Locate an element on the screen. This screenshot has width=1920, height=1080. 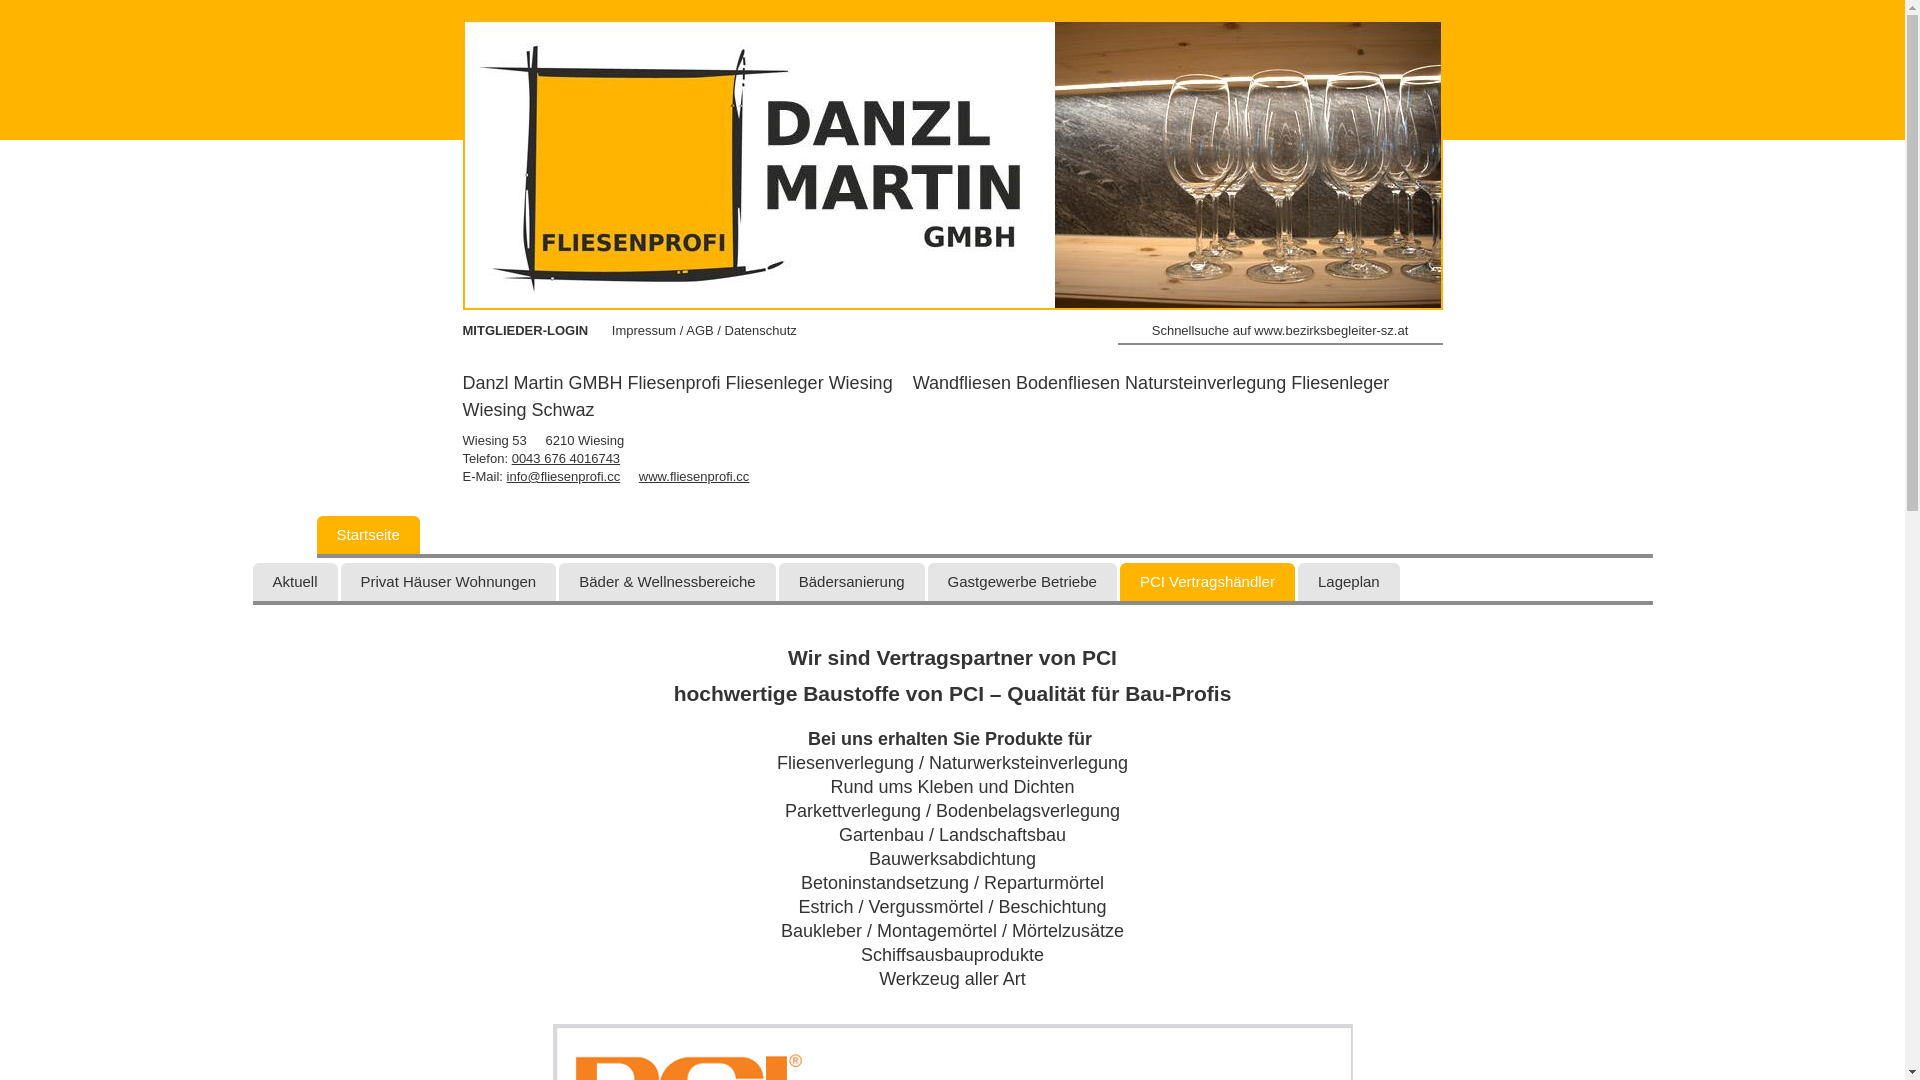
'Lageplan' is located at coordinates (1348, 582).